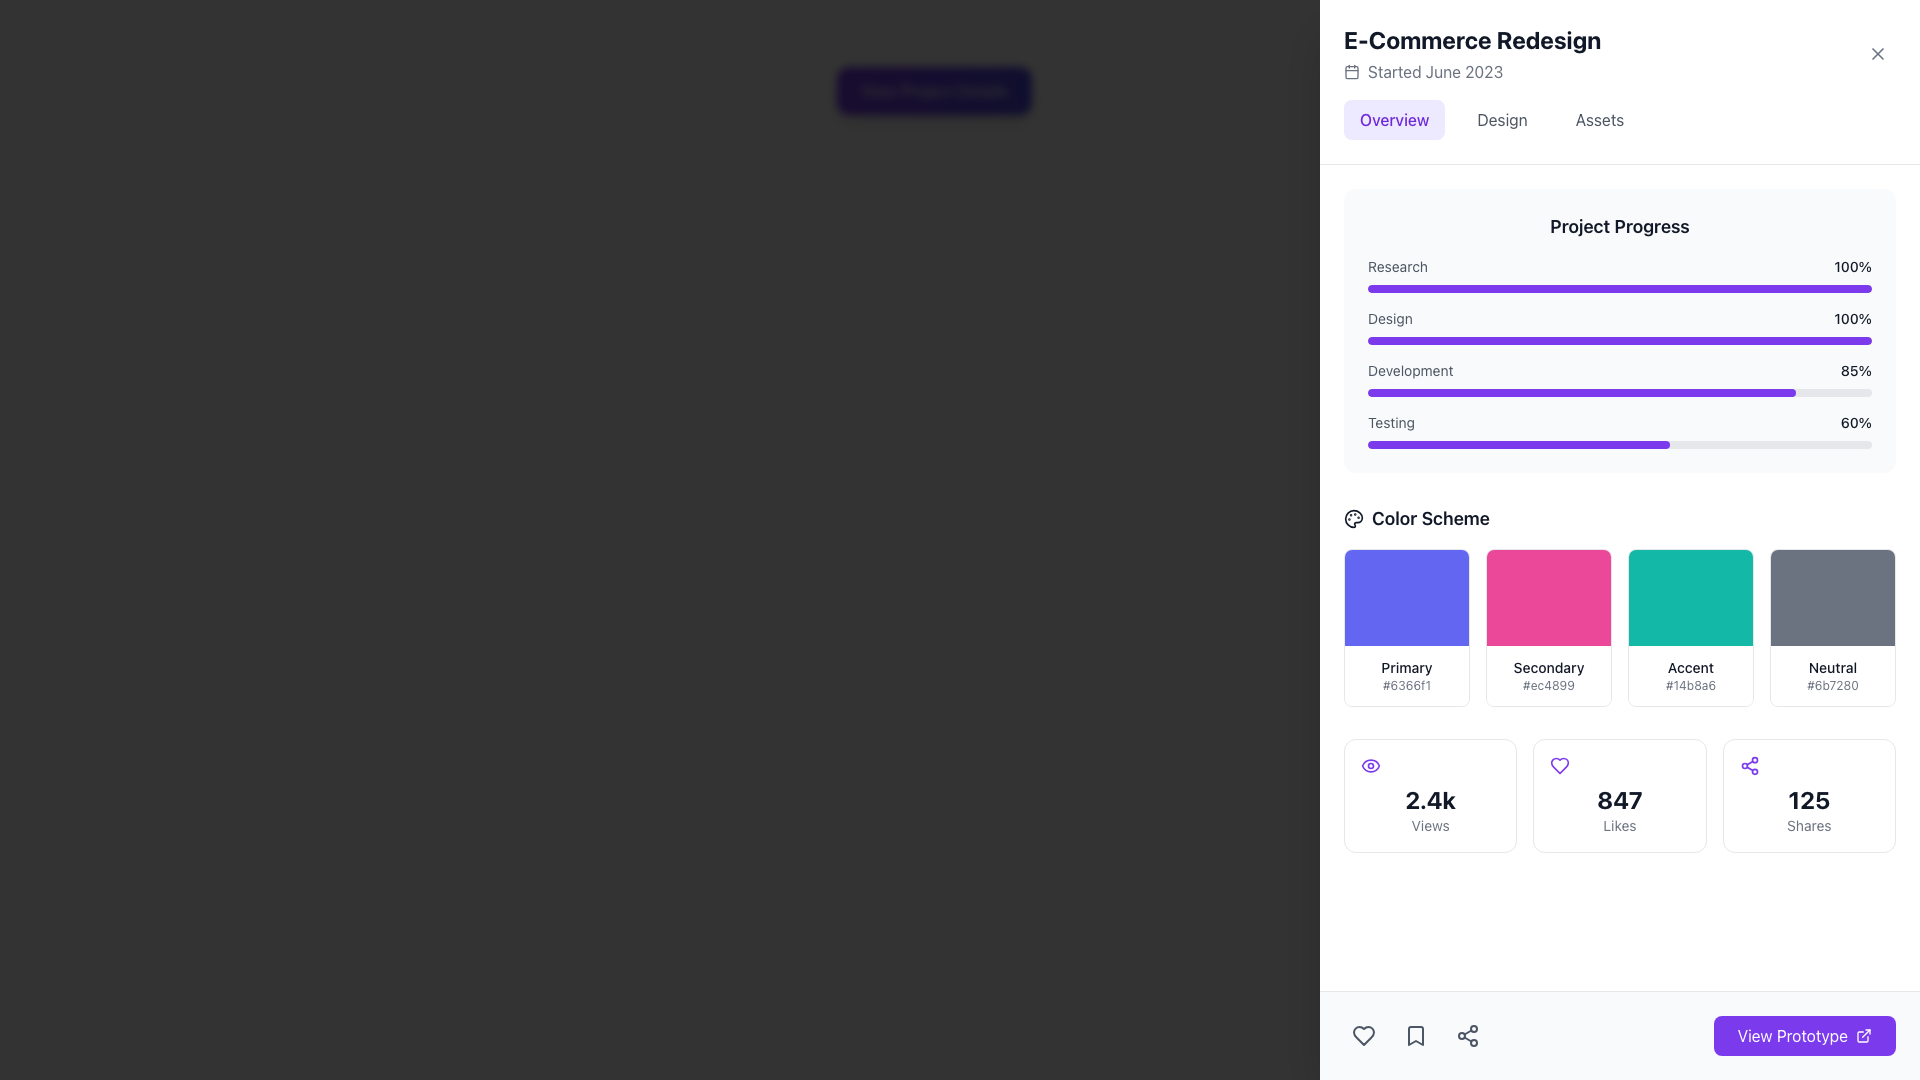  Describe the element at coordinates (1620, 330) in the screenshot. I see `the Progress Bar Display Component at the specified coordinates` at that location.